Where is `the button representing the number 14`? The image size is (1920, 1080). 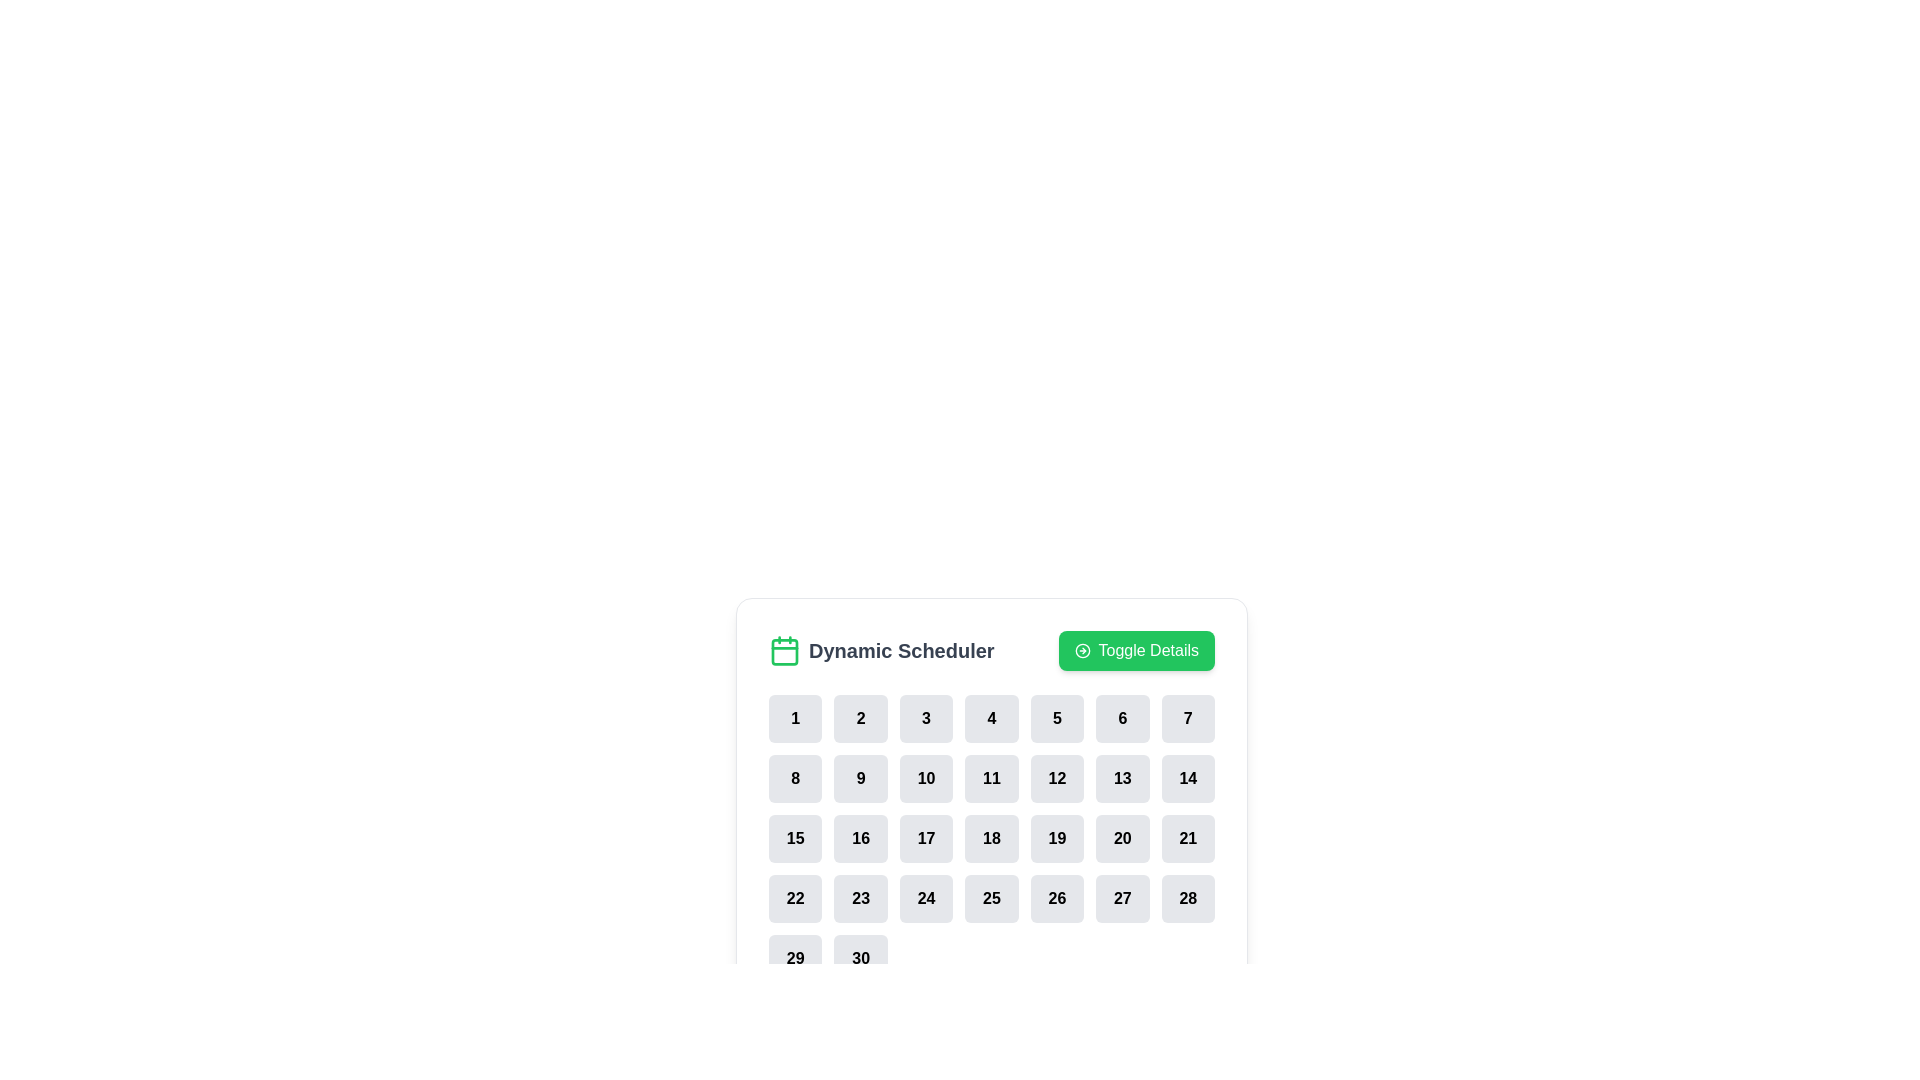 the button representing the number 14 is located at coordinates (1188, 778).